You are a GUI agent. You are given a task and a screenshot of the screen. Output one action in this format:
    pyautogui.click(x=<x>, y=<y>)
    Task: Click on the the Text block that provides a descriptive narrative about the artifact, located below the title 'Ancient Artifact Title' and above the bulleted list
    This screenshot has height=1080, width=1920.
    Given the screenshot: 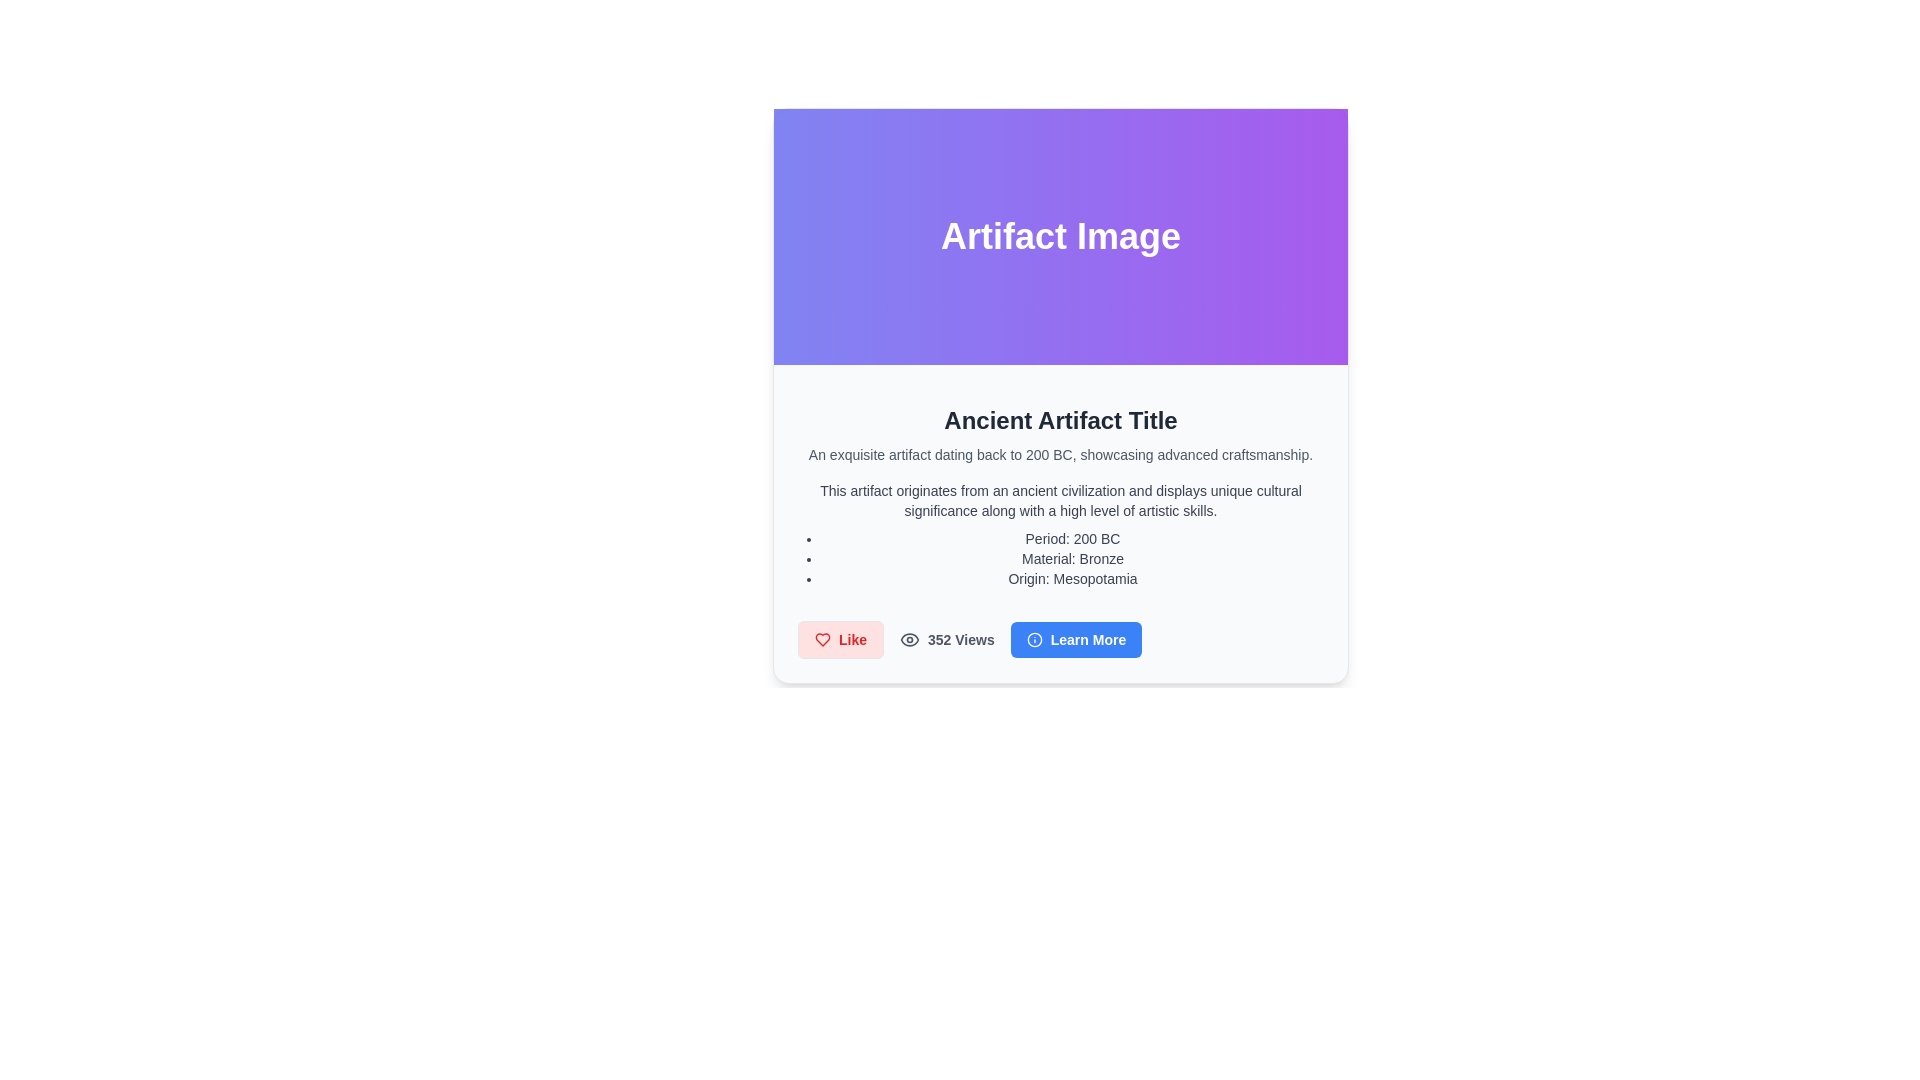 What is the action you would take?
    pyautogui.click(x=1059, y=500)
    